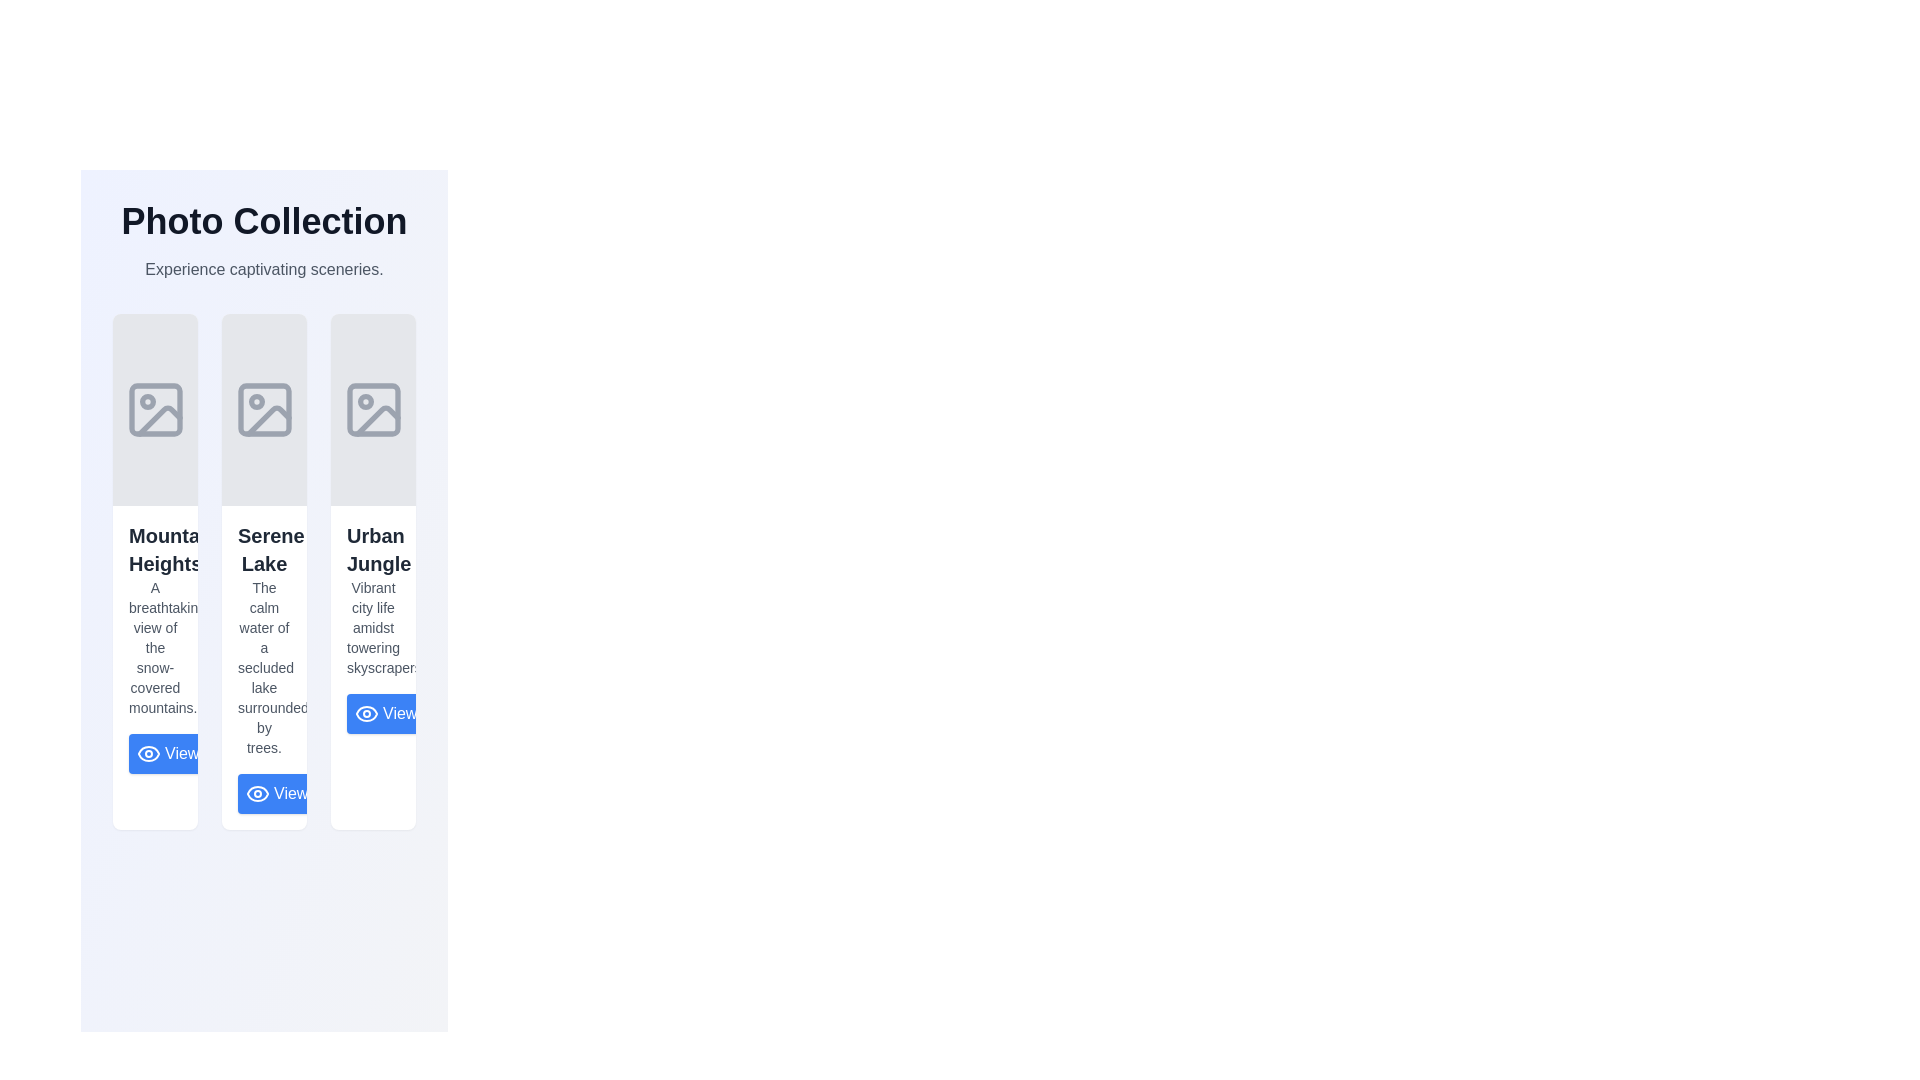 The width and height of the screenshot is (1920, 1080). Describe the element at coordinates (386, 712) in the screenshot. I see `the 'View' button located at the bottom of the 'Urban Jungle' card` at that location.